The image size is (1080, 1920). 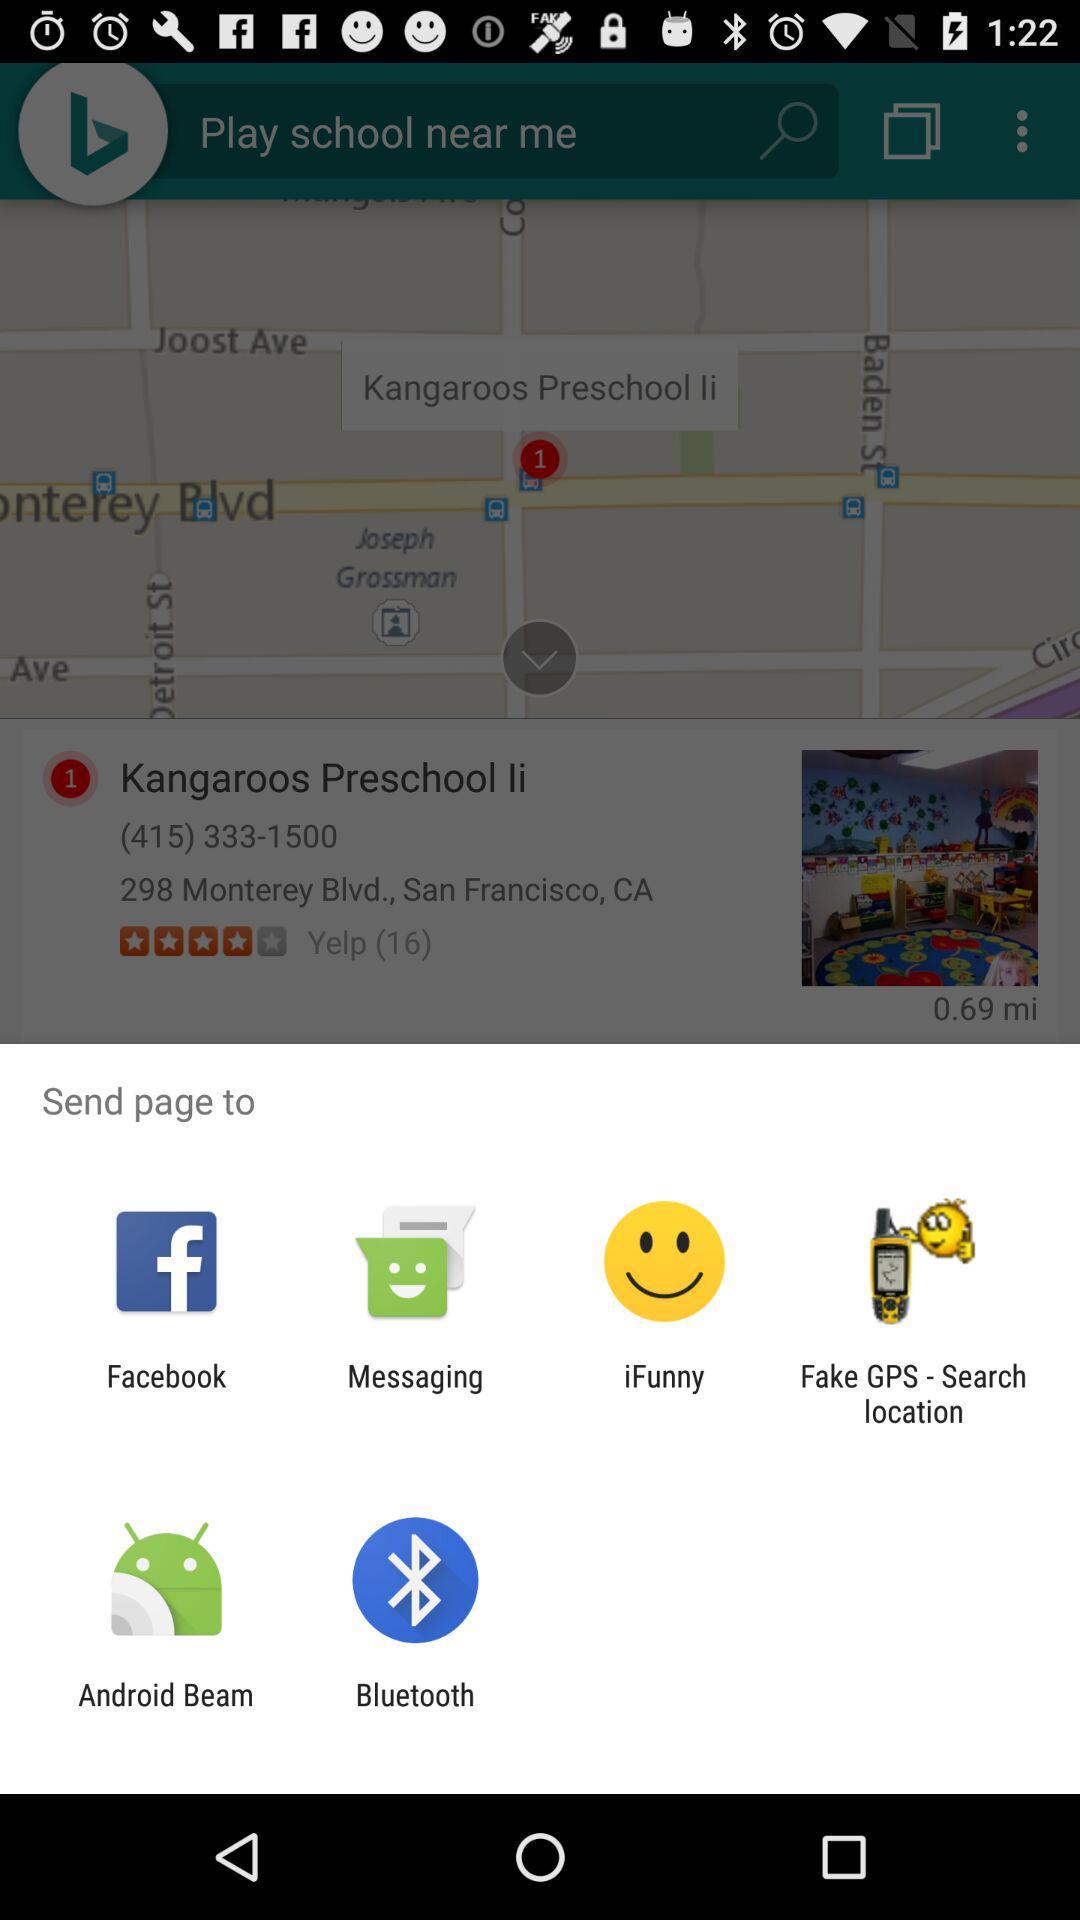 What do you see at coordinates (414, 1711) in the screenshot?
I see `bluetooth icon` at bounding box center [414, 1711].